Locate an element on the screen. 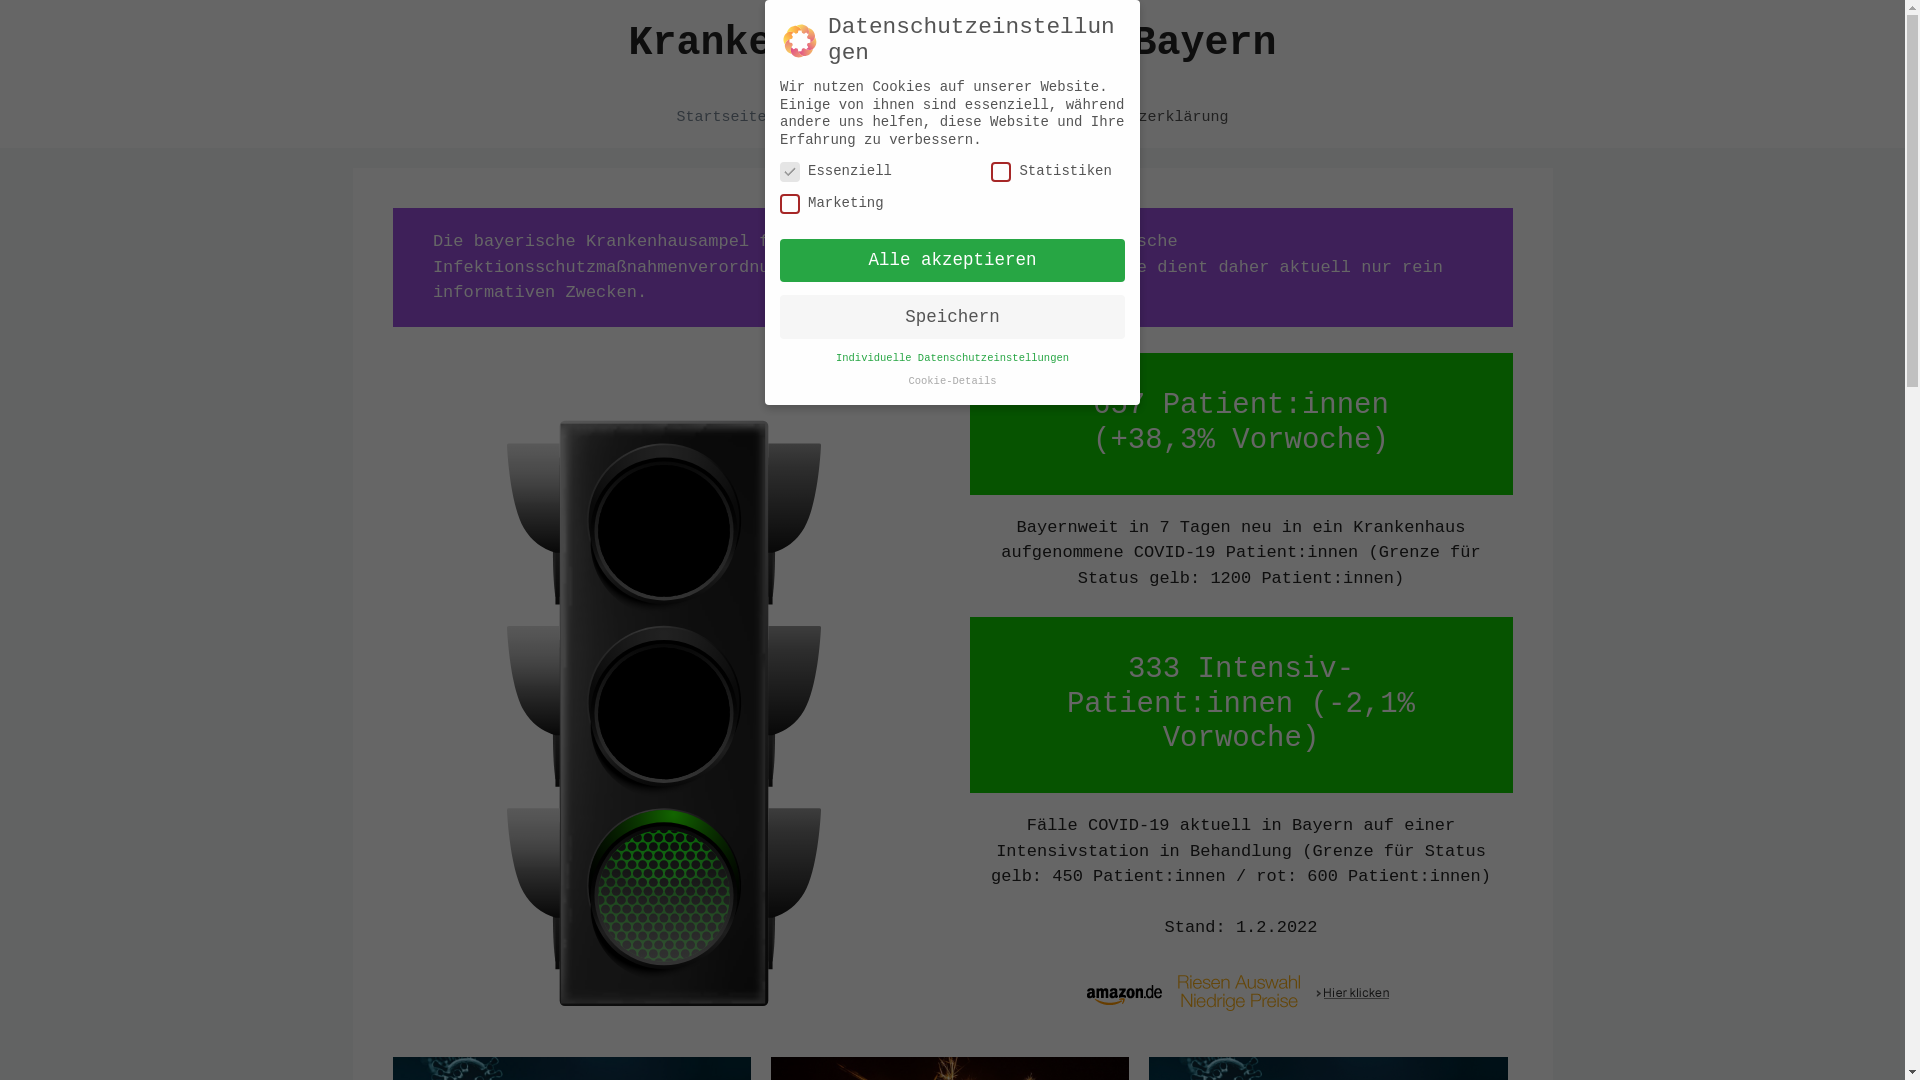 Image resolution: width=1920 pixels, height=1080 pixels. 'Startseite' is located at coordinates (656, 118).